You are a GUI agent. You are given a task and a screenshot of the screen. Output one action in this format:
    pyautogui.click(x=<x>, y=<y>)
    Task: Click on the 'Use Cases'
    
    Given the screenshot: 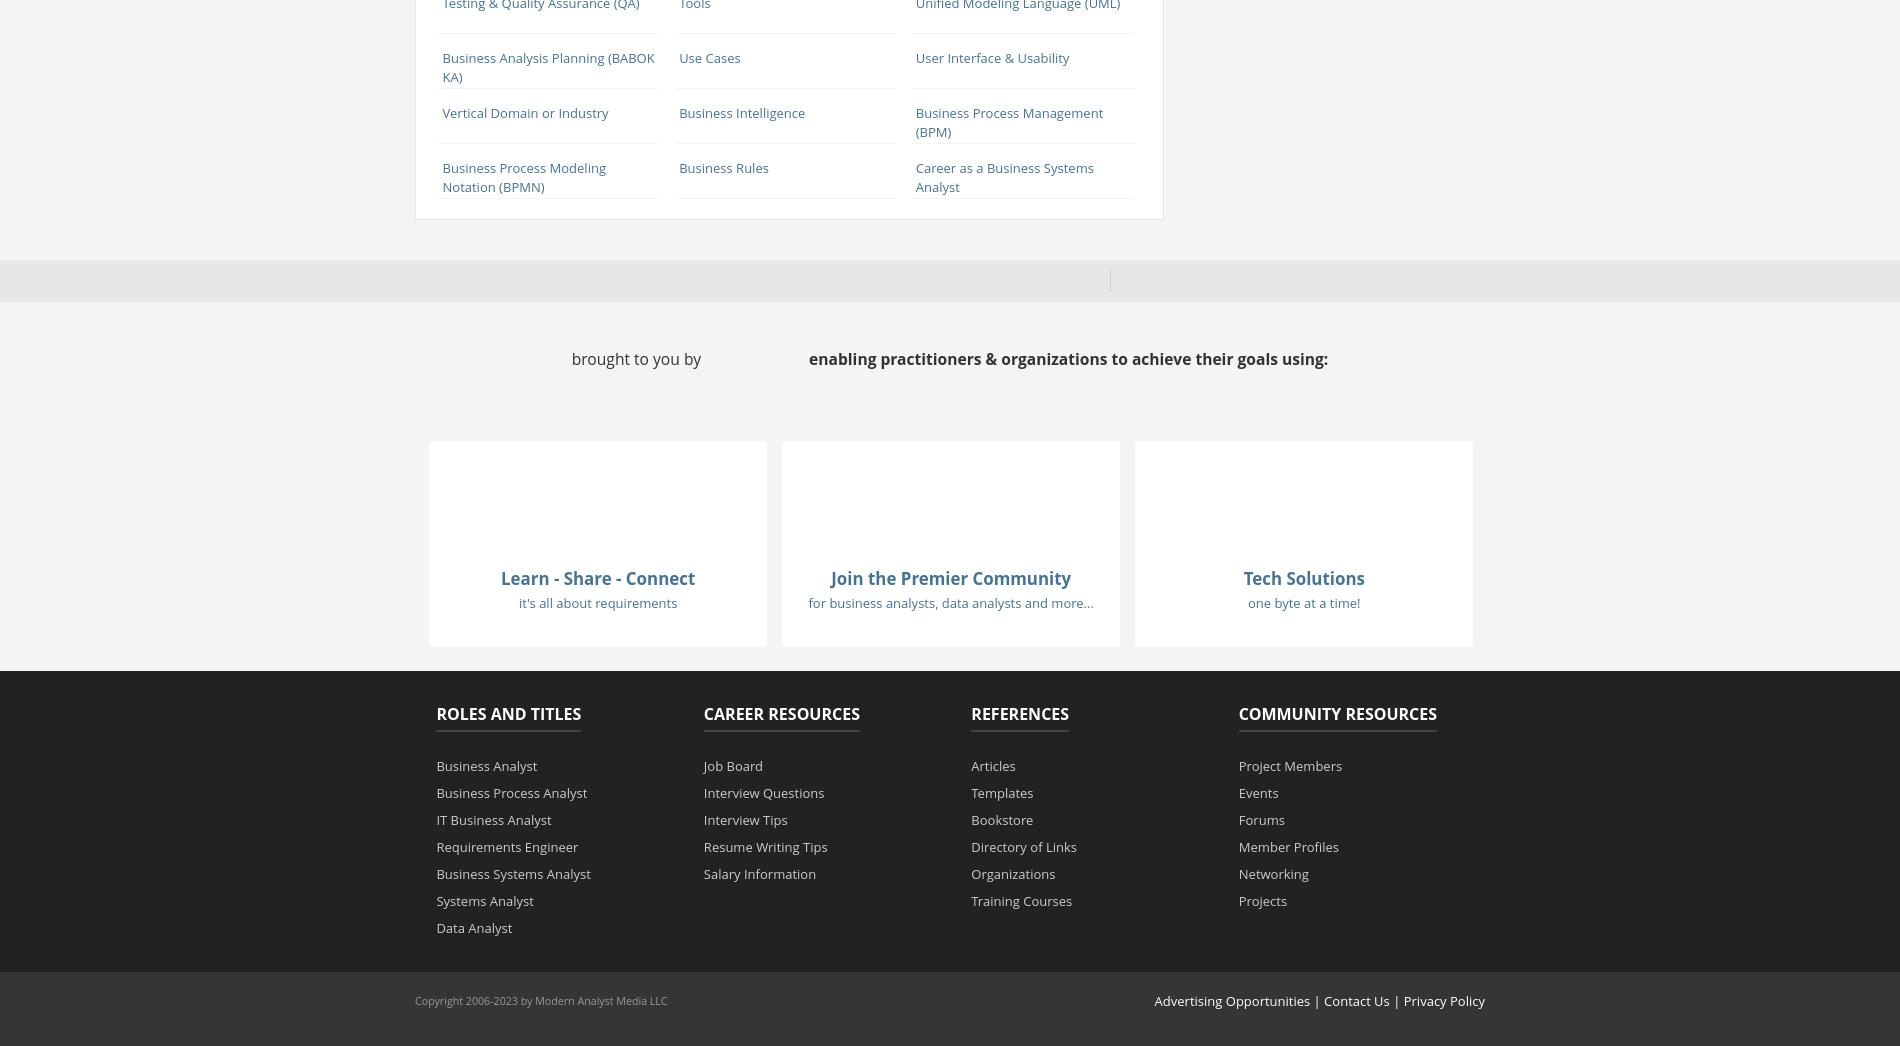 What is the action you would take?
    pyautogui.click(x=709, y=57)
    